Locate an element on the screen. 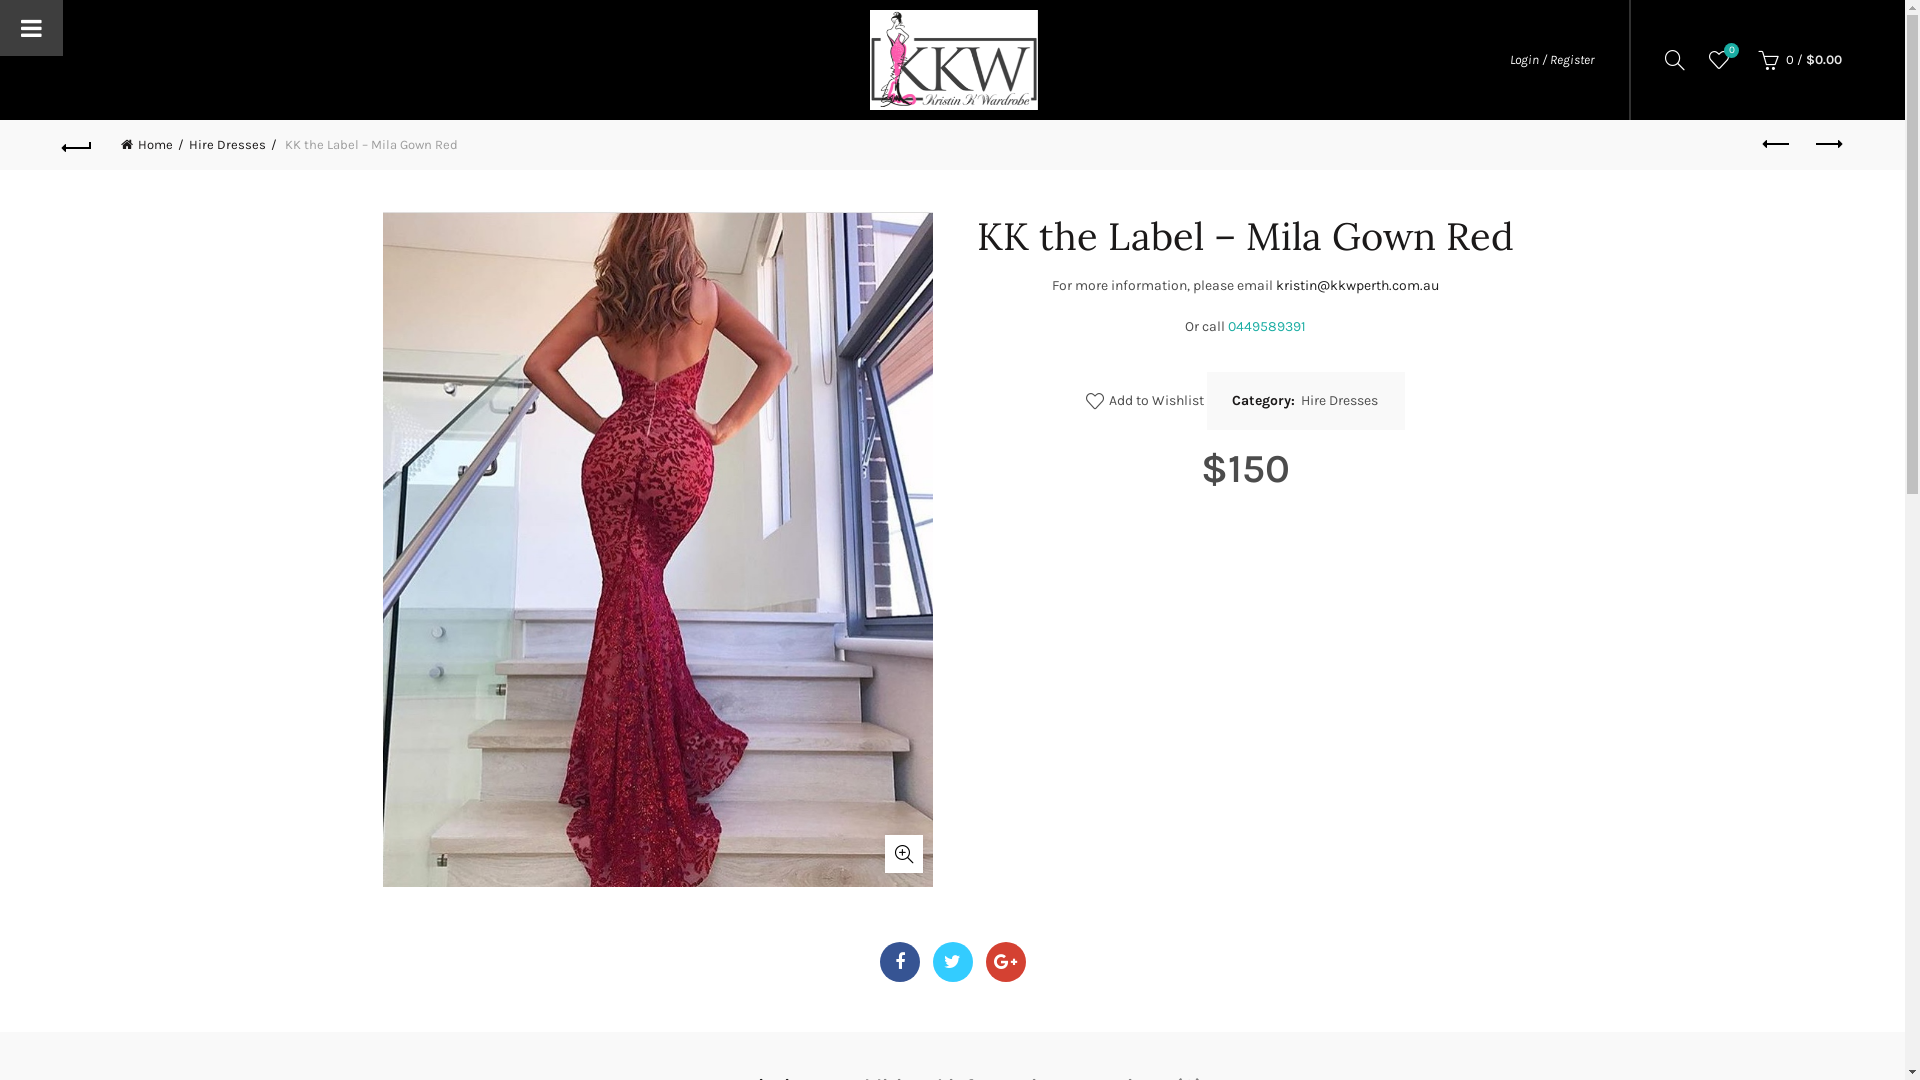  'Login / Register' is located at coordinates (1550, 58).